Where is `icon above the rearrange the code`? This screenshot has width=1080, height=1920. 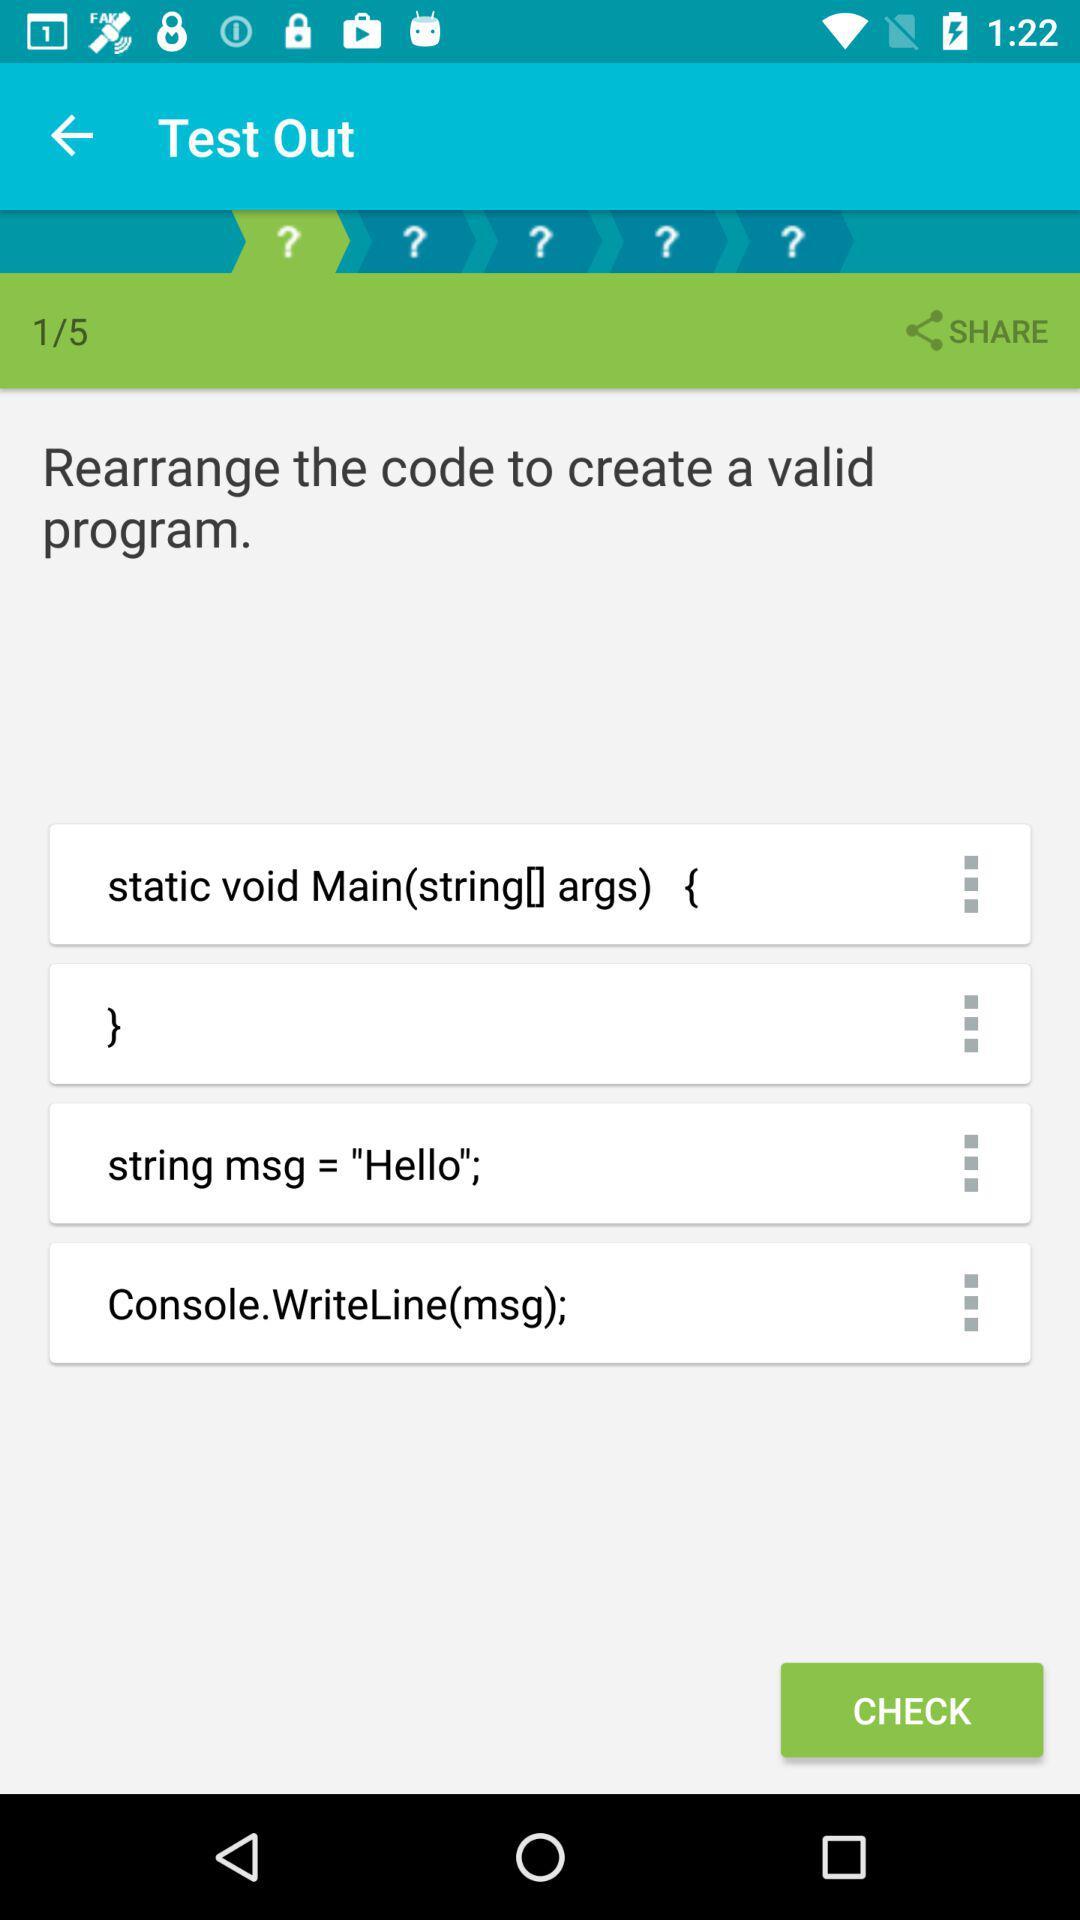 icon above the rearrange the code is located at coordinates (973, 330).